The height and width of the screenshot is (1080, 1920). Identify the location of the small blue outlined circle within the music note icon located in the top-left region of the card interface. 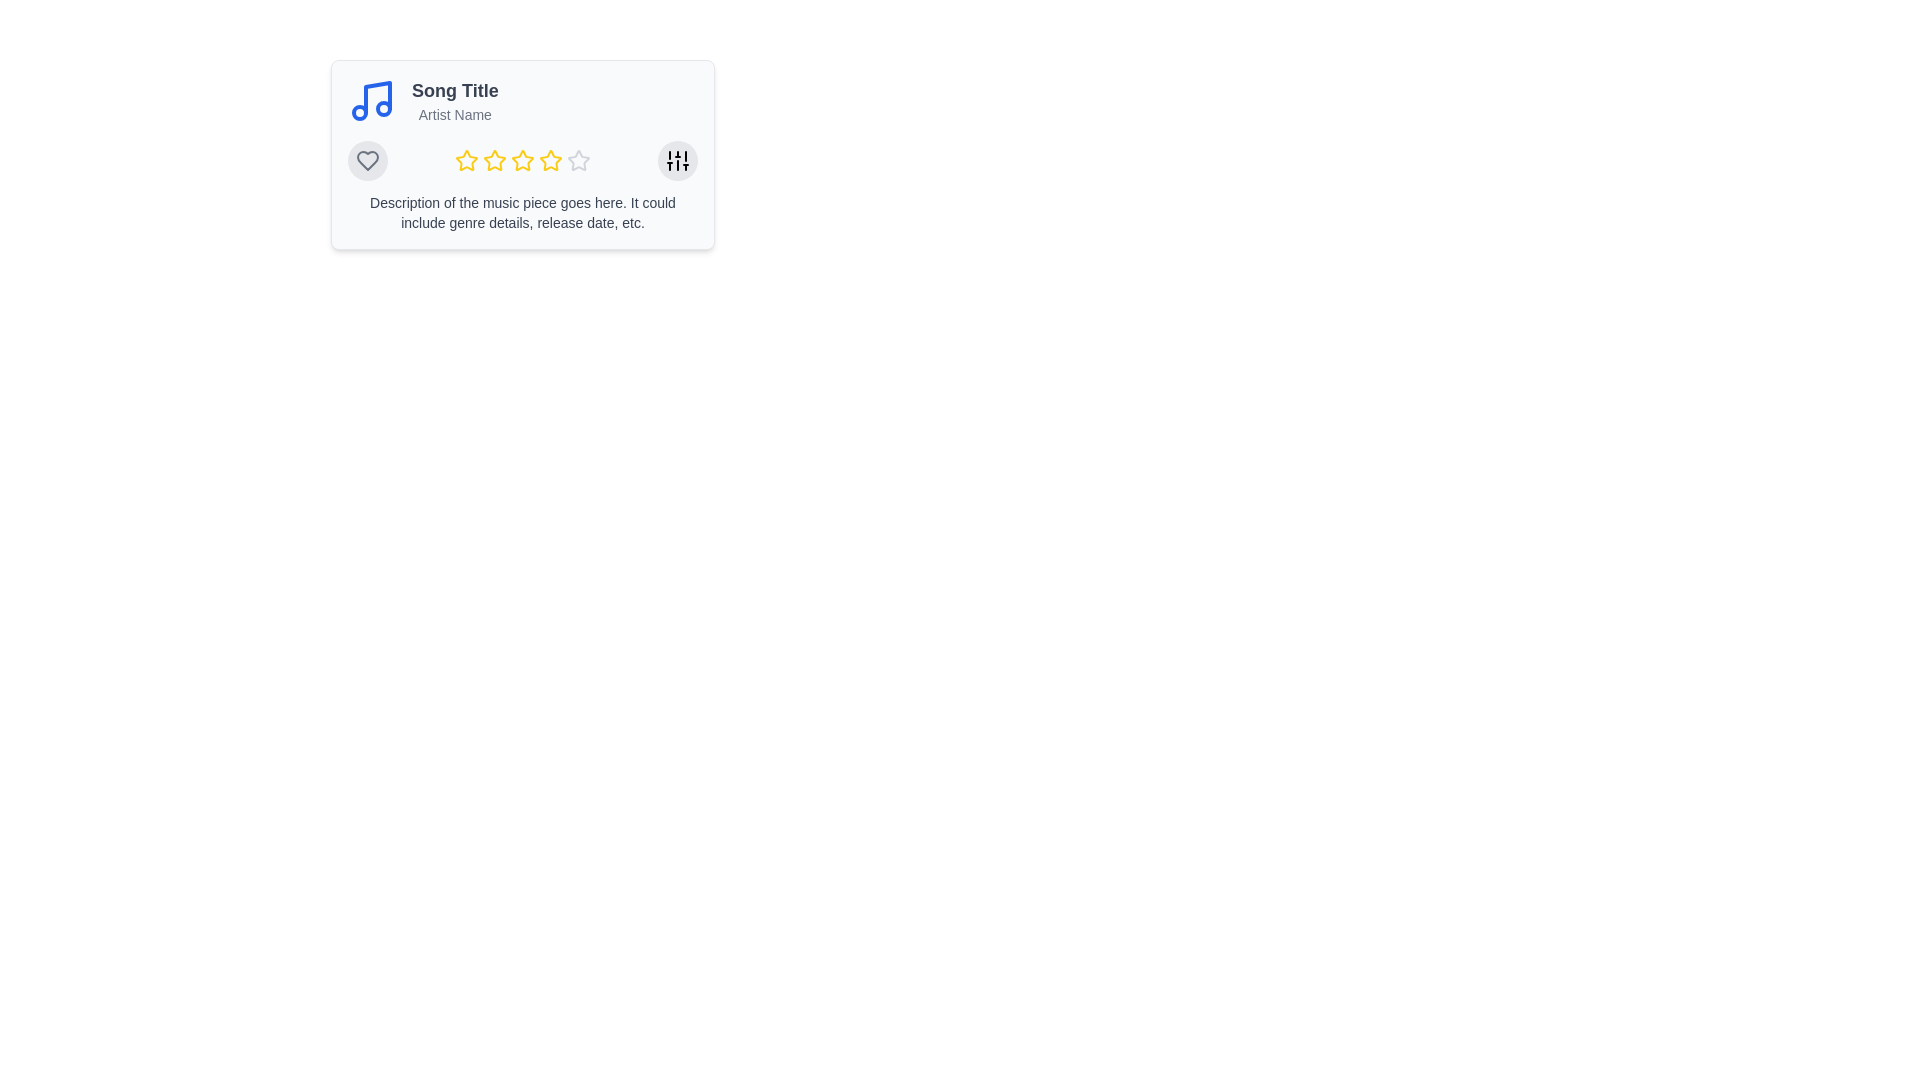
(360, 112).